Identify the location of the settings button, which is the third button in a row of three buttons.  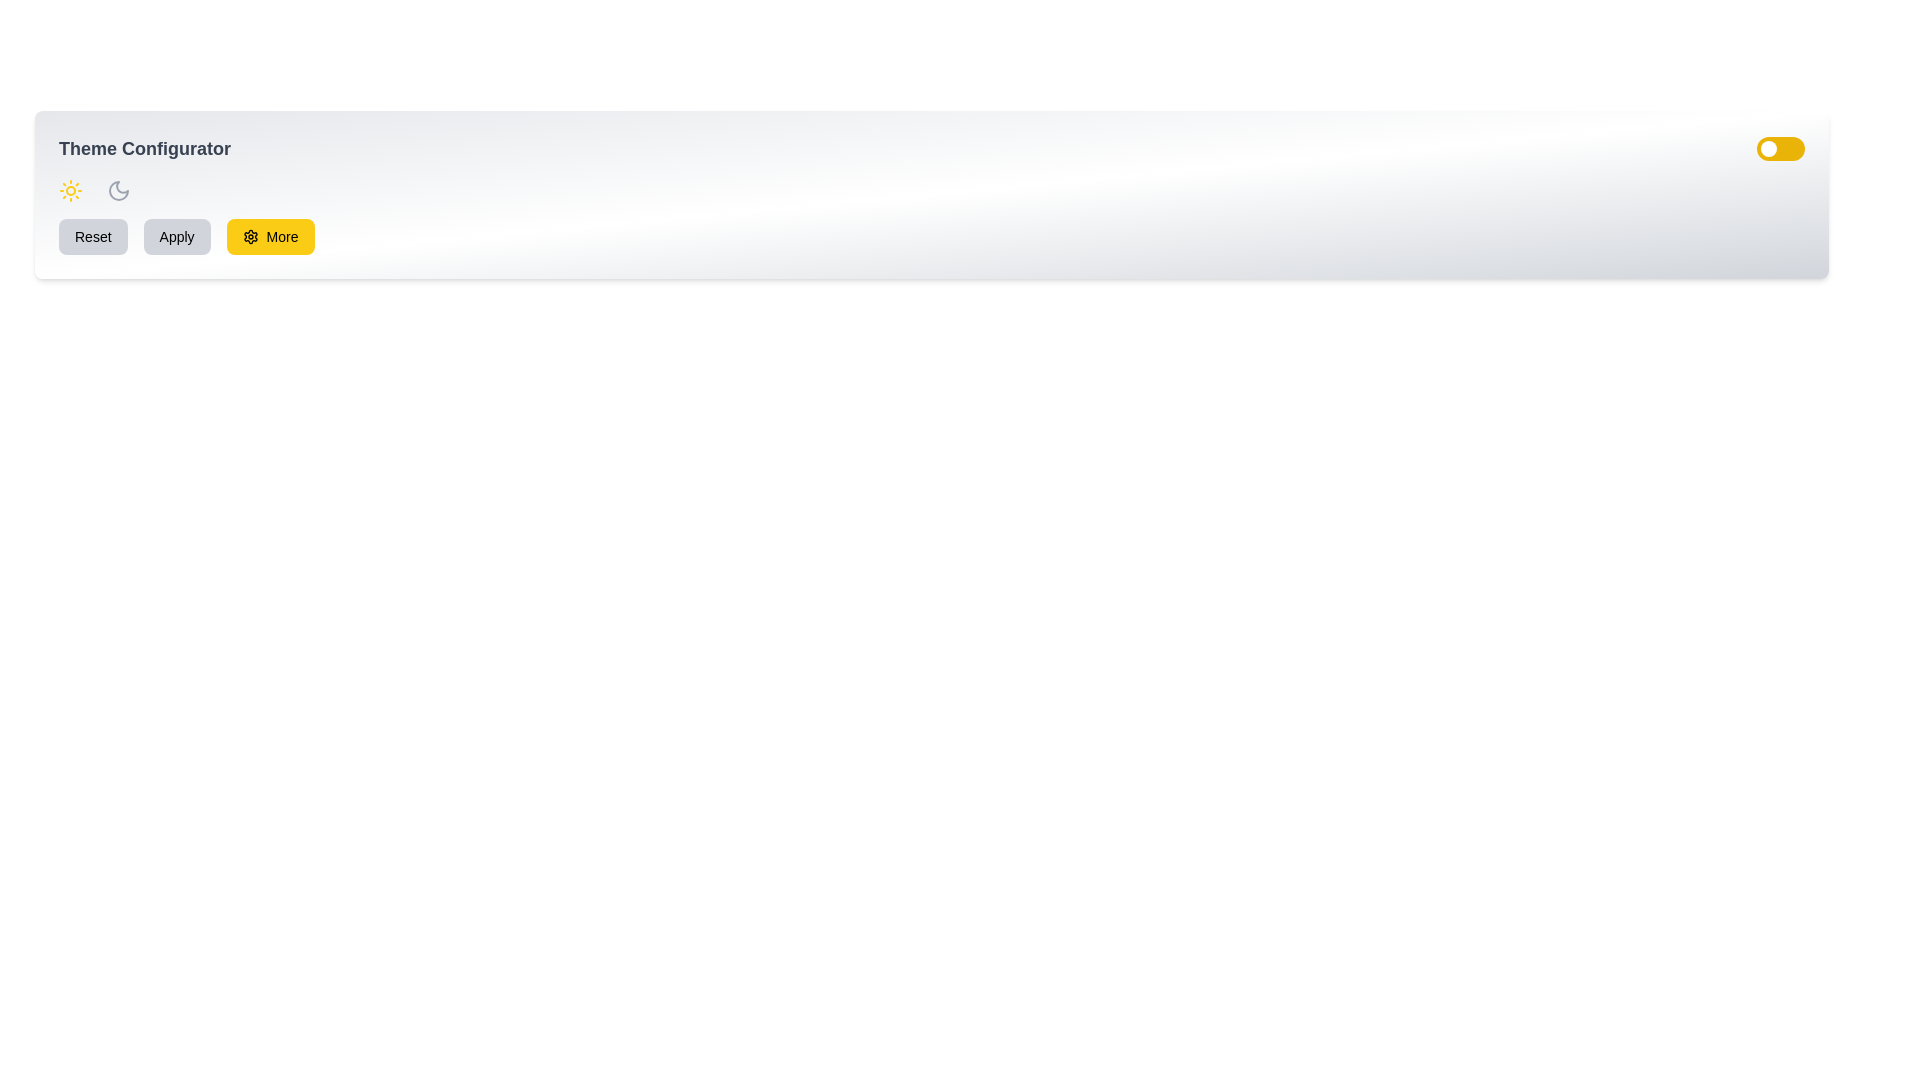
(269, 235).